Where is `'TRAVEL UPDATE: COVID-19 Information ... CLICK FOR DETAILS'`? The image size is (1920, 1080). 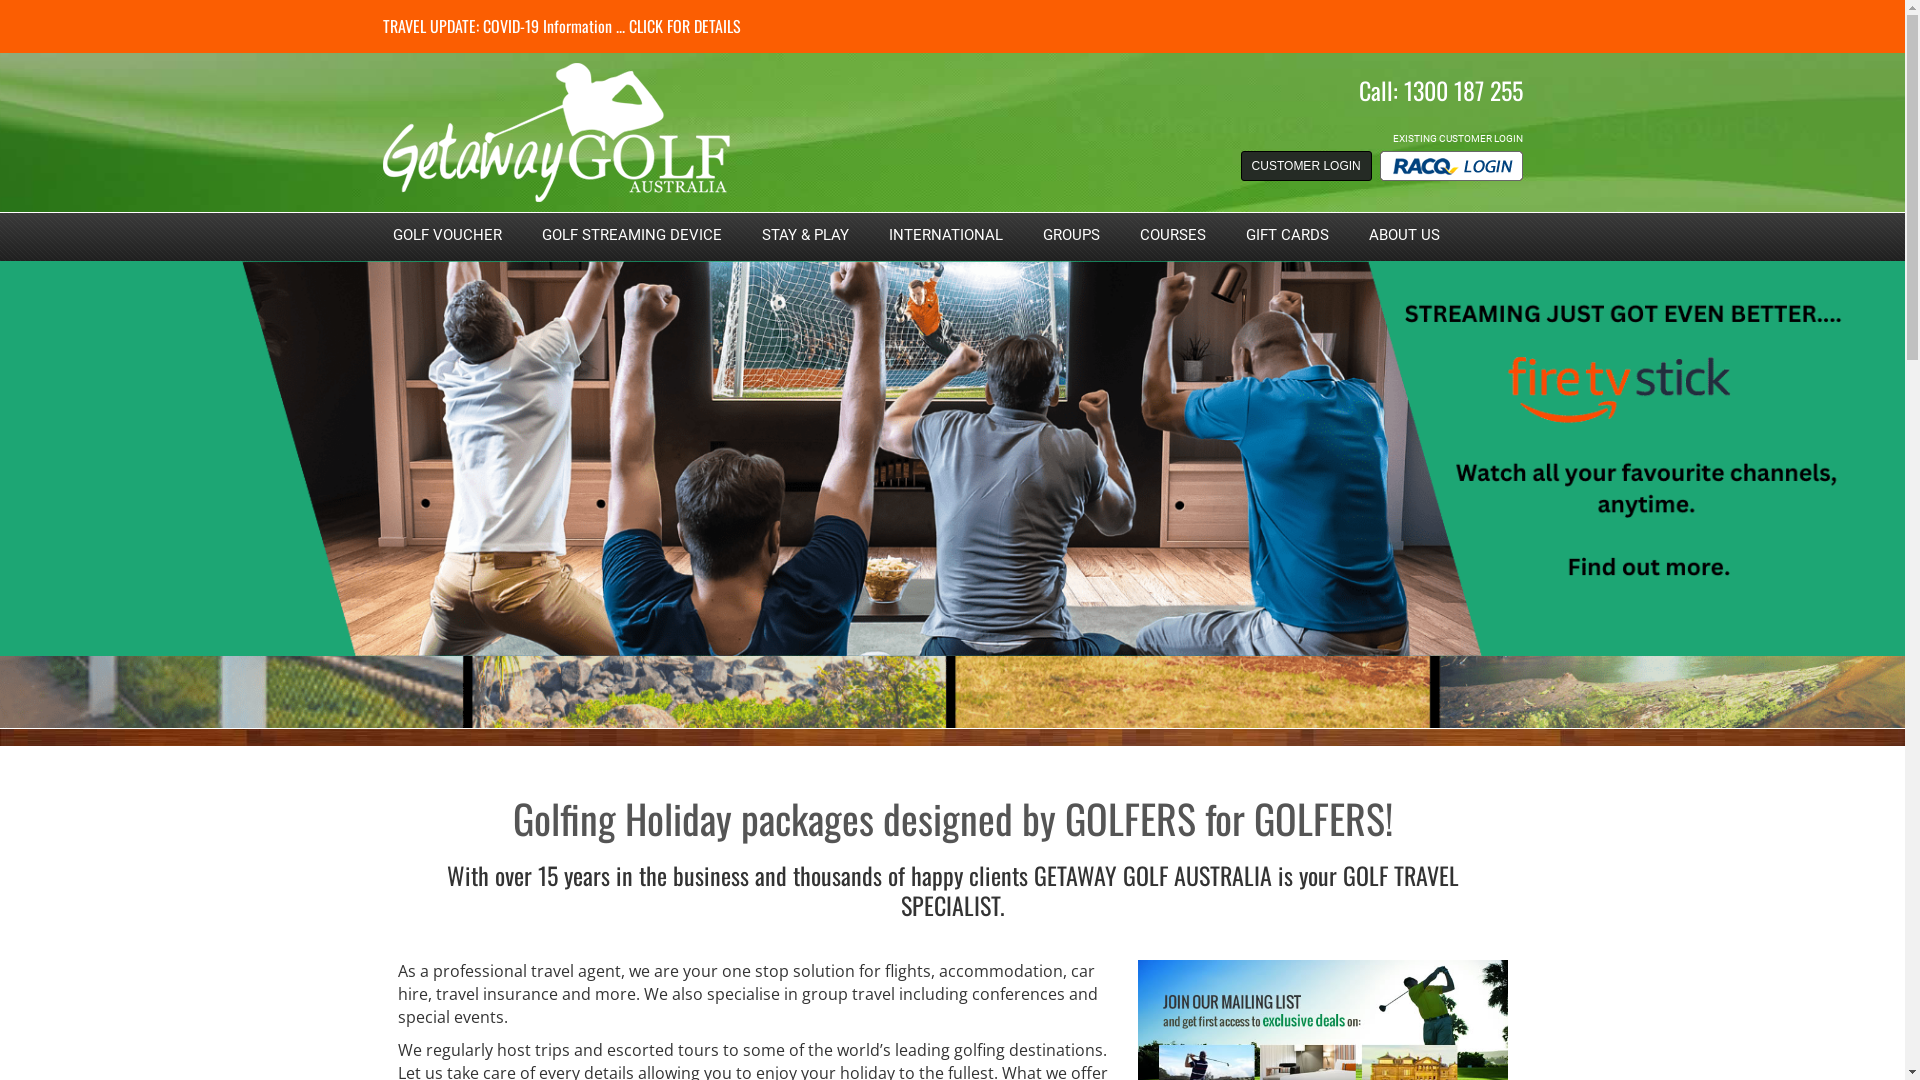 'TRAVEL UPDATE: COVID-19 Information ... CLICK FOR DETAILS' is located at coordinates (560, 26).